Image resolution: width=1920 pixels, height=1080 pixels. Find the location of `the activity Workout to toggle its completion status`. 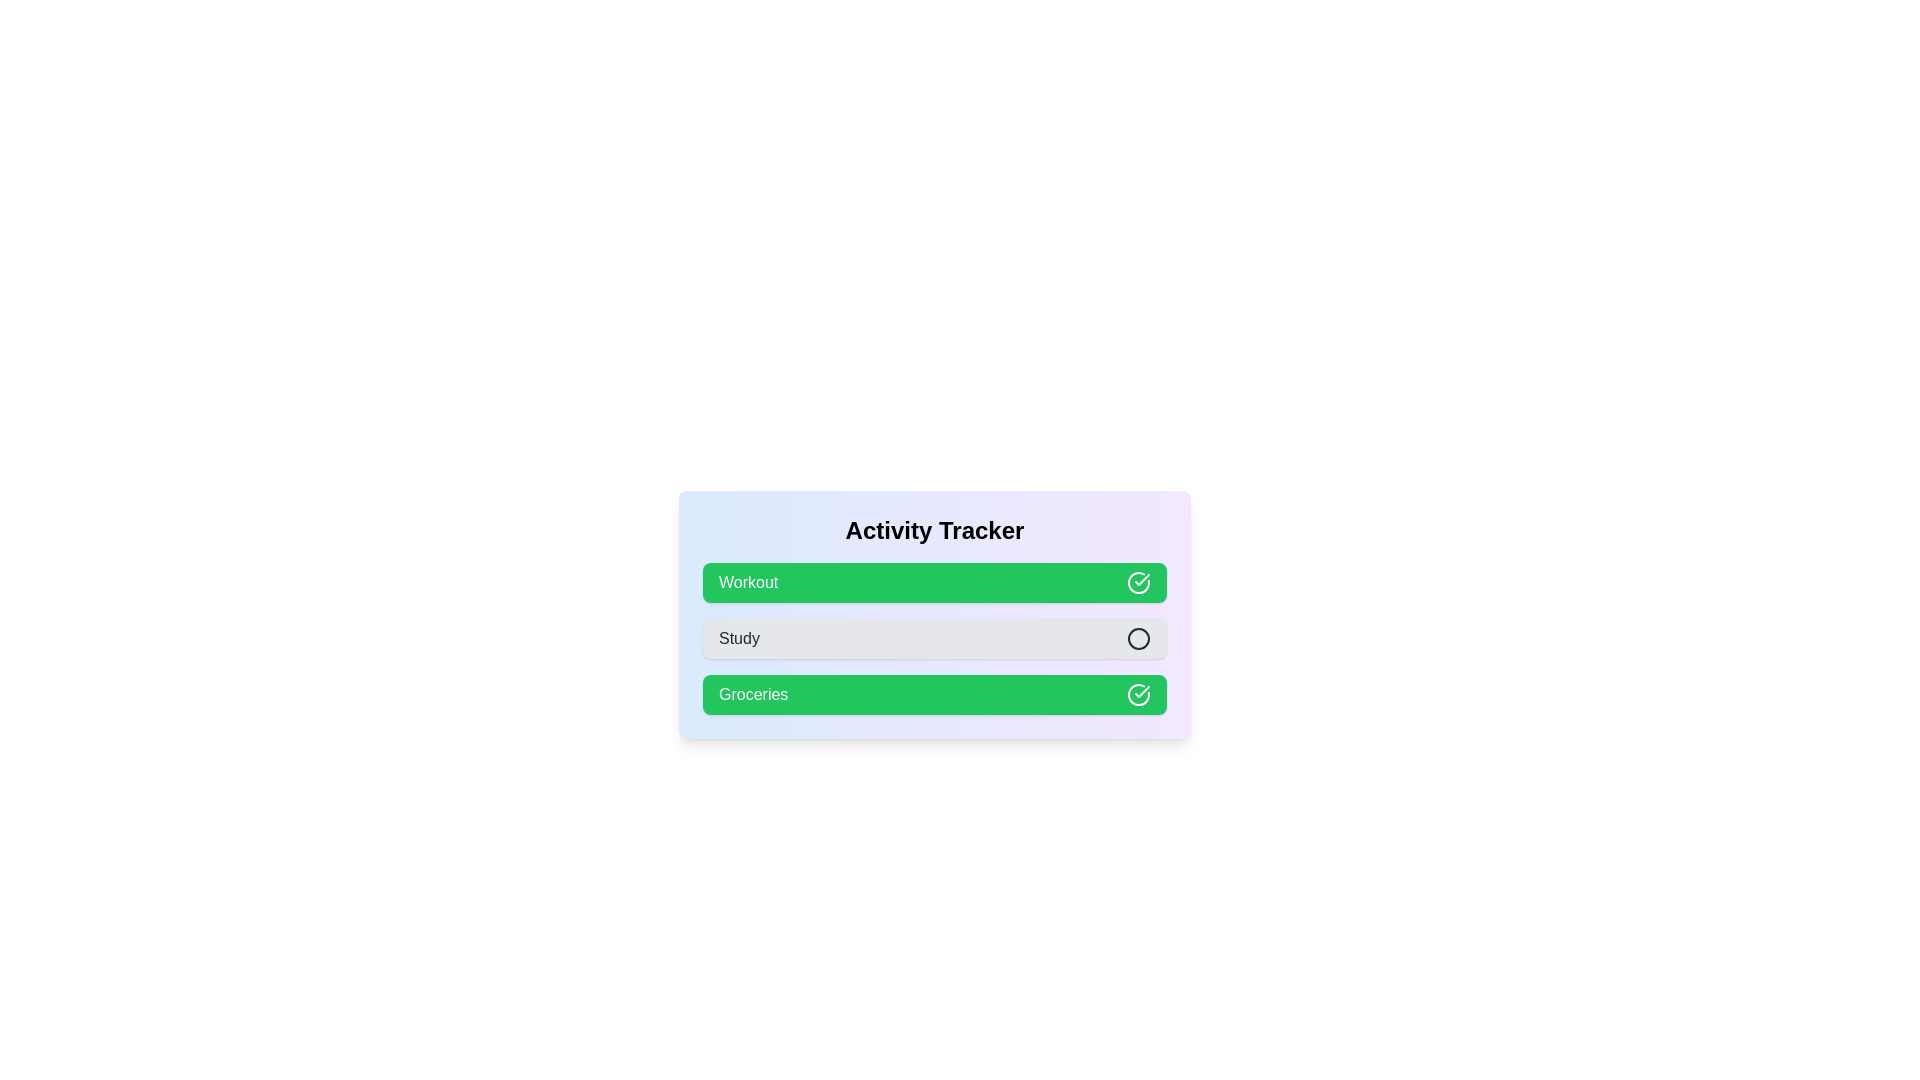

the activity Workout to toggle its completion status is located at coordinates (934, 582).